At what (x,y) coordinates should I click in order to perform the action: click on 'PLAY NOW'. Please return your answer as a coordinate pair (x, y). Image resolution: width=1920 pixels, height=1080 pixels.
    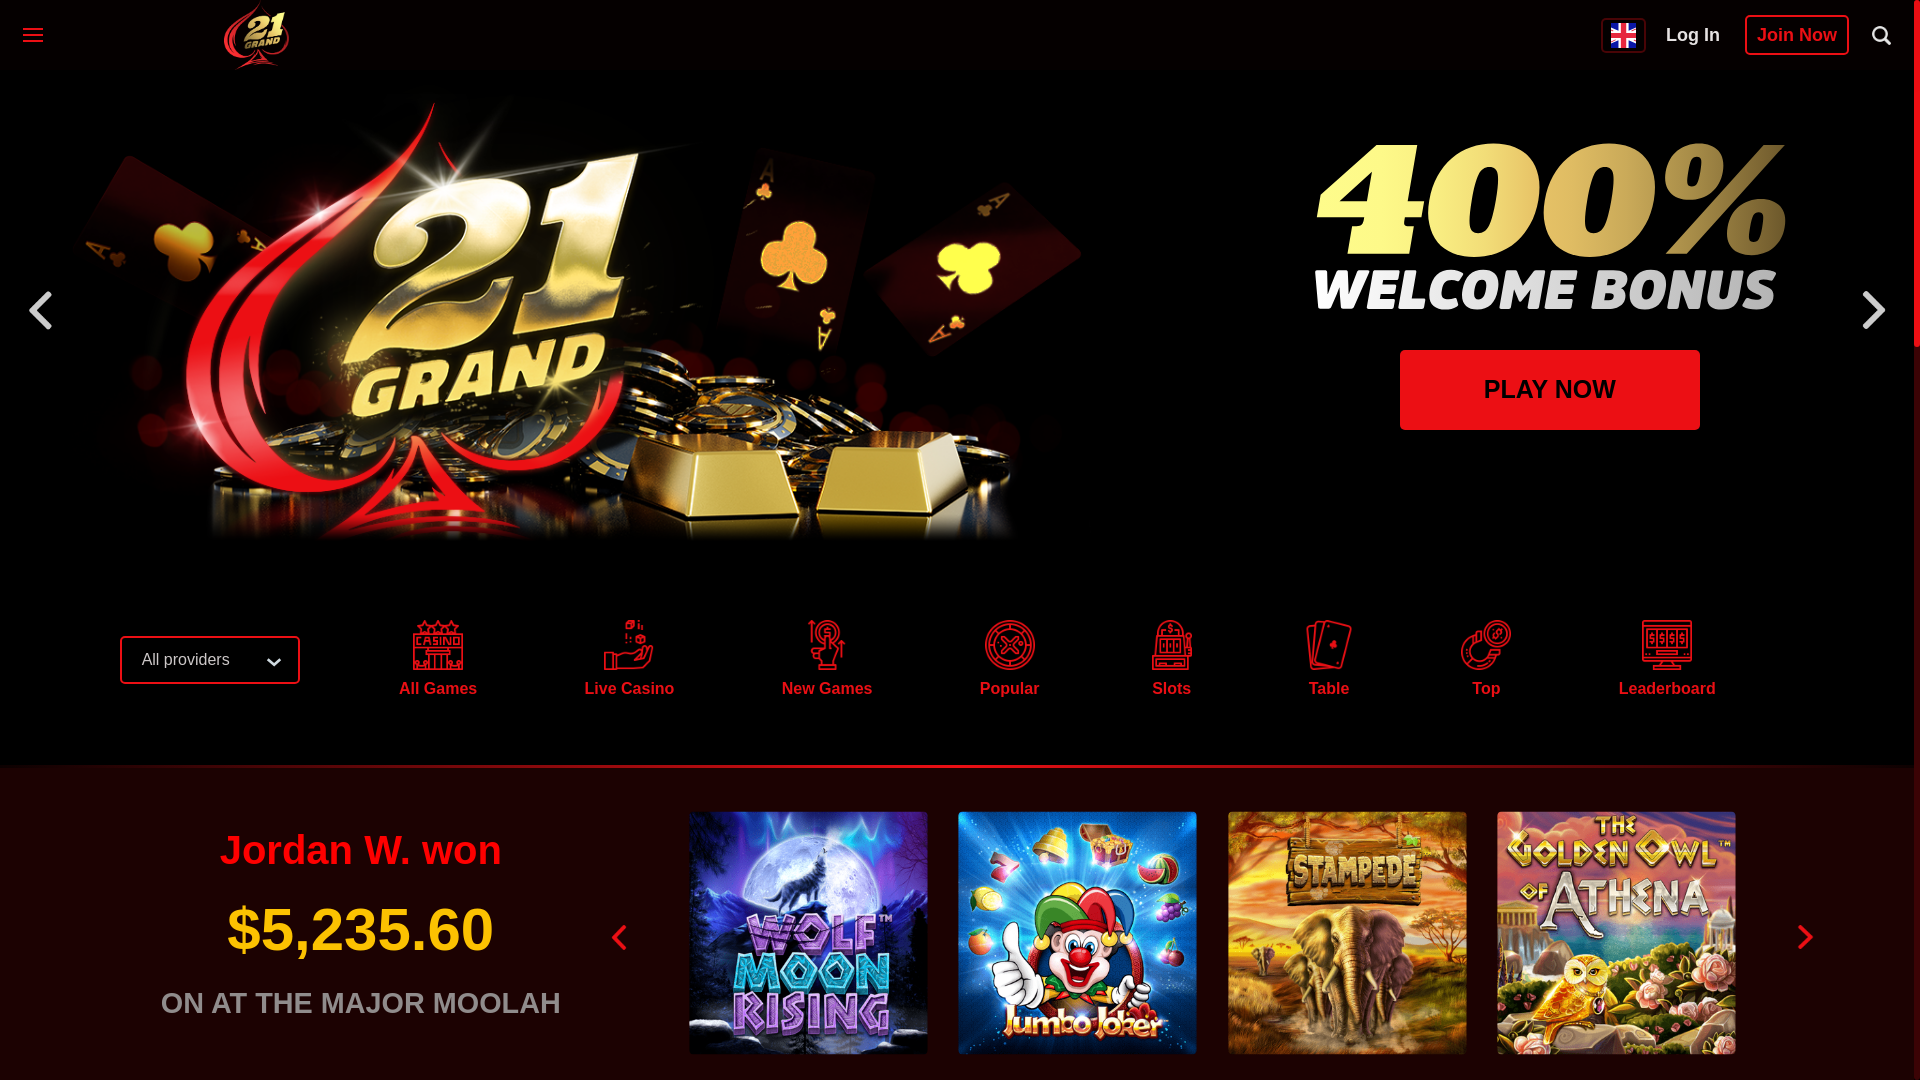
    Looking at the image, I should click on (1399, 389).